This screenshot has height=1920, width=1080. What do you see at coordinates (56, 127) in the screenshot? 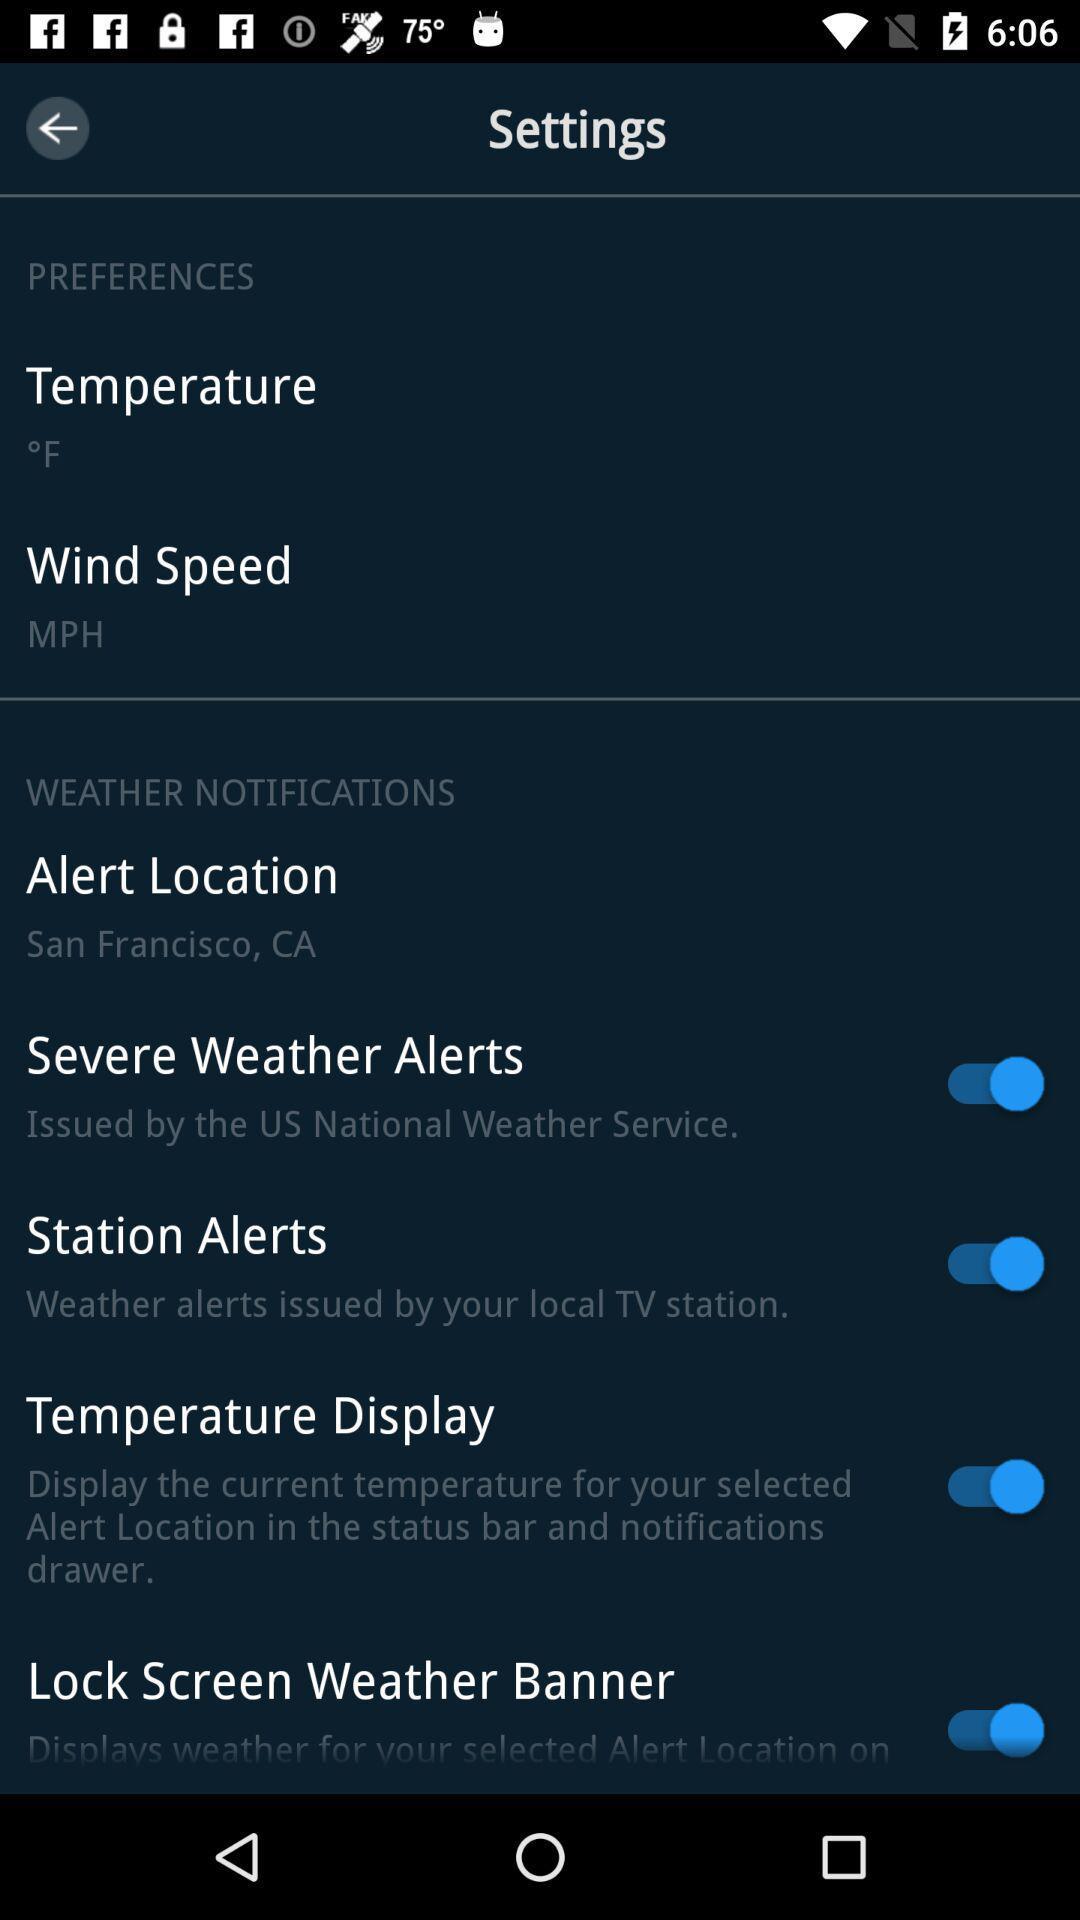
I see `the arrow_backward icon` at bounding box center [56, 127].